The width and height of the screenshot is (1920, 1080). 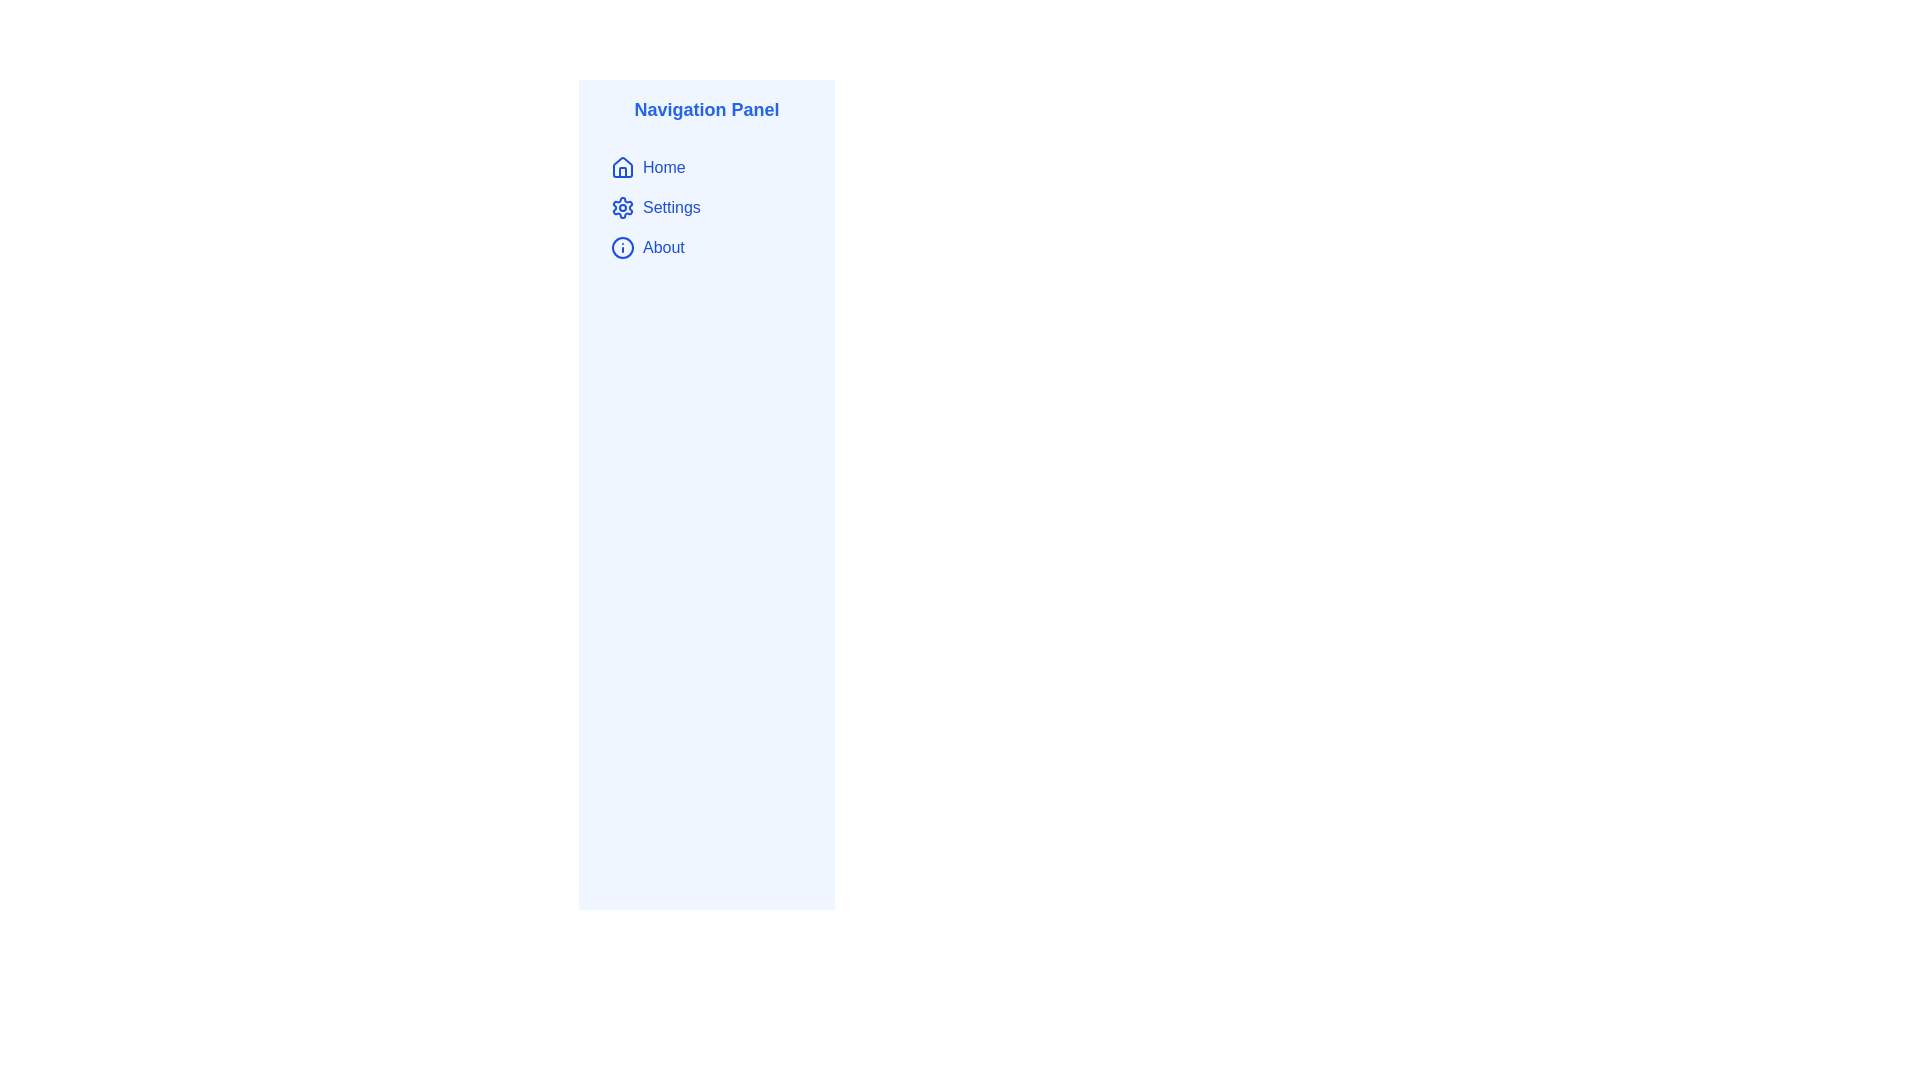 What do you see at coordinates (664, 167) in the screenshot?
I see `the 'Home' navigation label located within the navigation menu, positioned to the right of the house icon` at bounding box center [664, 167].